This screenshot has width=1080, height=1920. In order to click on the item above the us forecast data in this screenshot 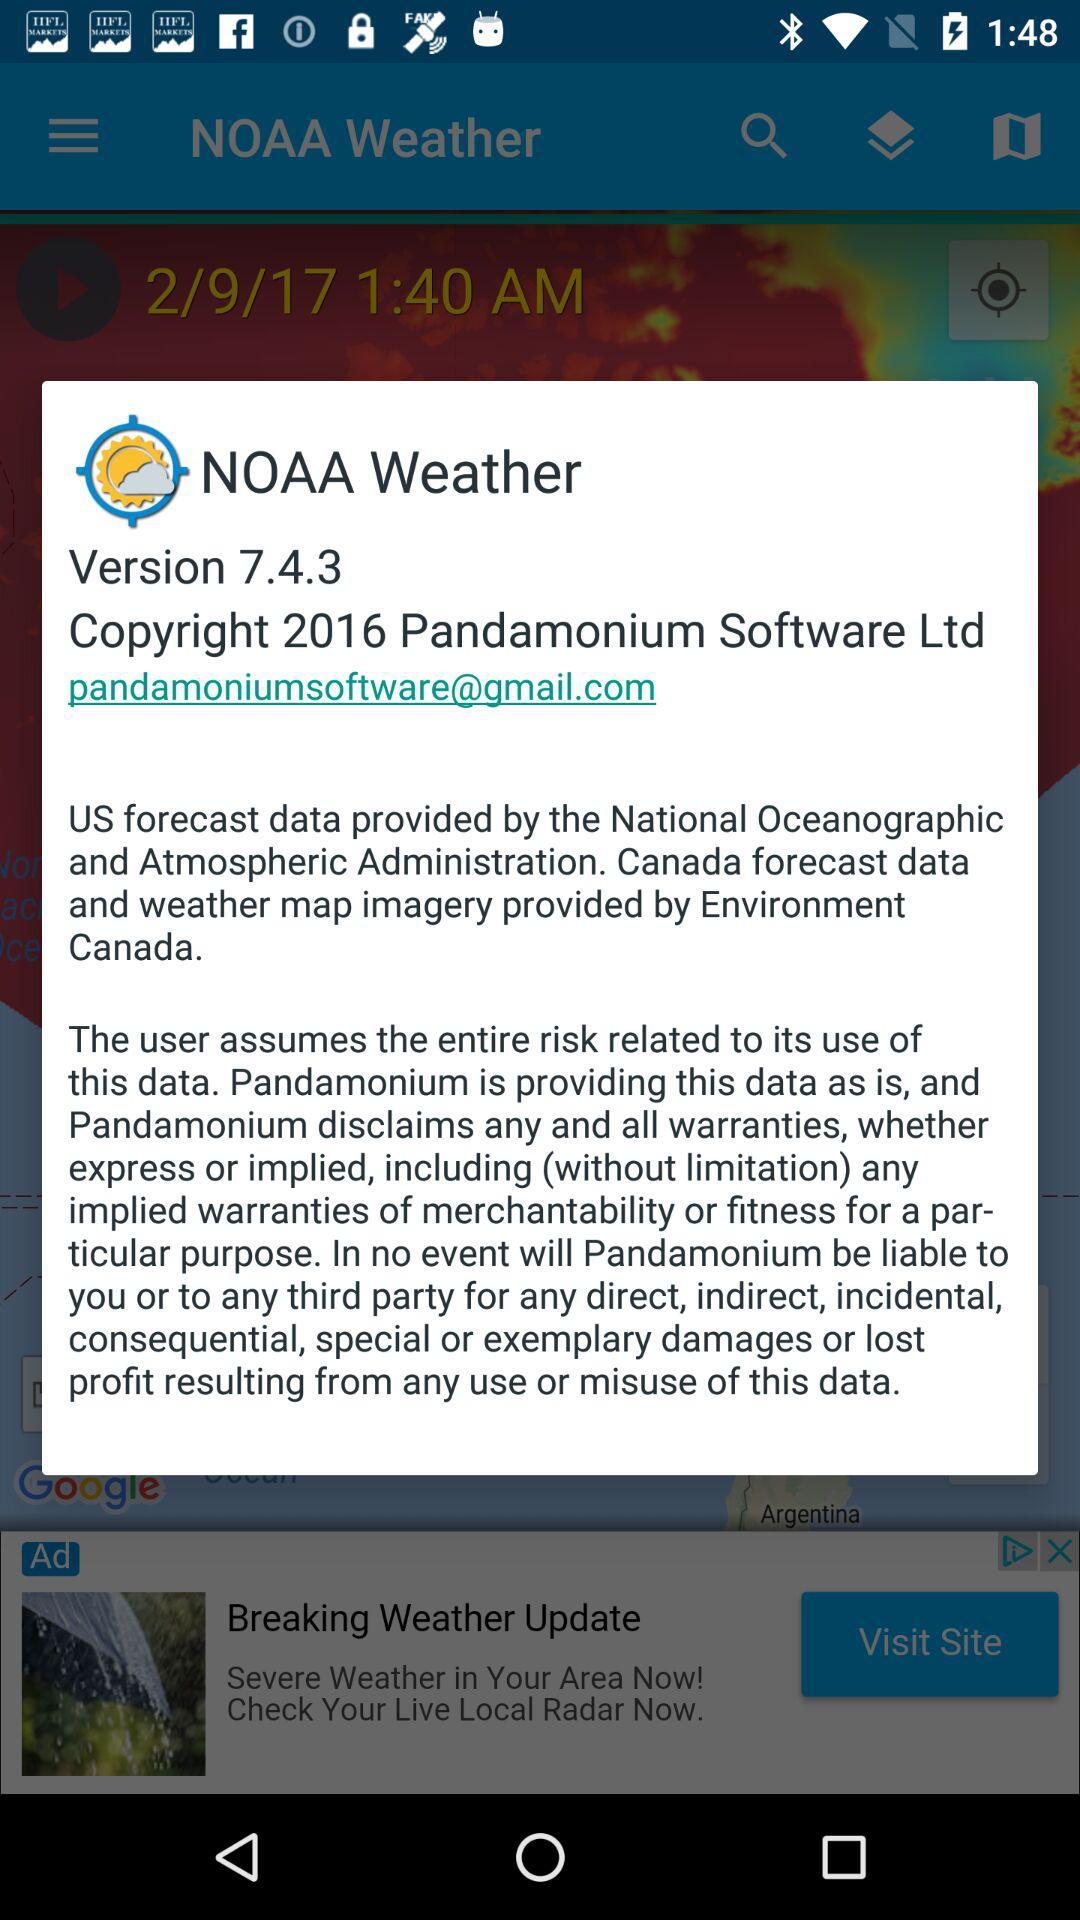, I will do `click(362, 685)`.